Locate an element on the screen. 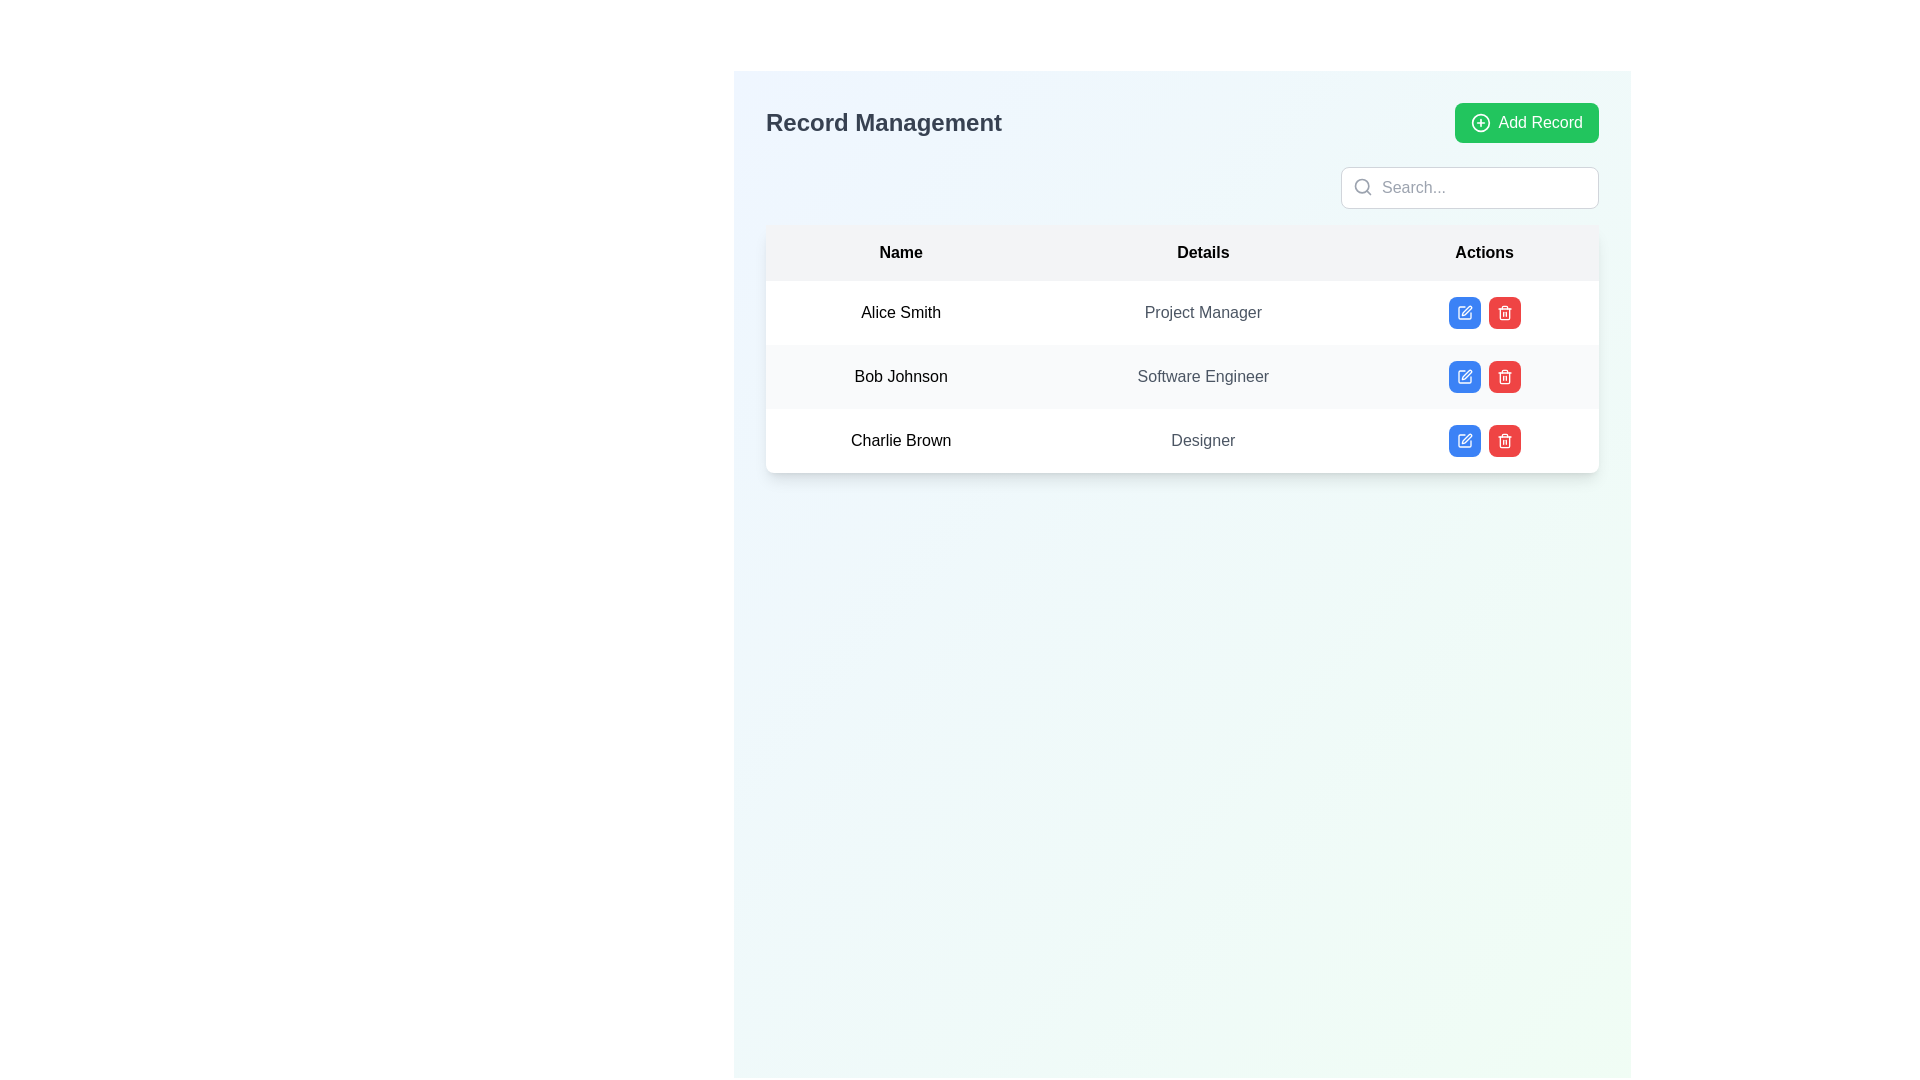 This screenshot has height=1080, width=1920. the blue edit button with a white pen icon located in the 'Actions' column aligned with the 'Project Manager' row is located at coordinates (1464, 312).